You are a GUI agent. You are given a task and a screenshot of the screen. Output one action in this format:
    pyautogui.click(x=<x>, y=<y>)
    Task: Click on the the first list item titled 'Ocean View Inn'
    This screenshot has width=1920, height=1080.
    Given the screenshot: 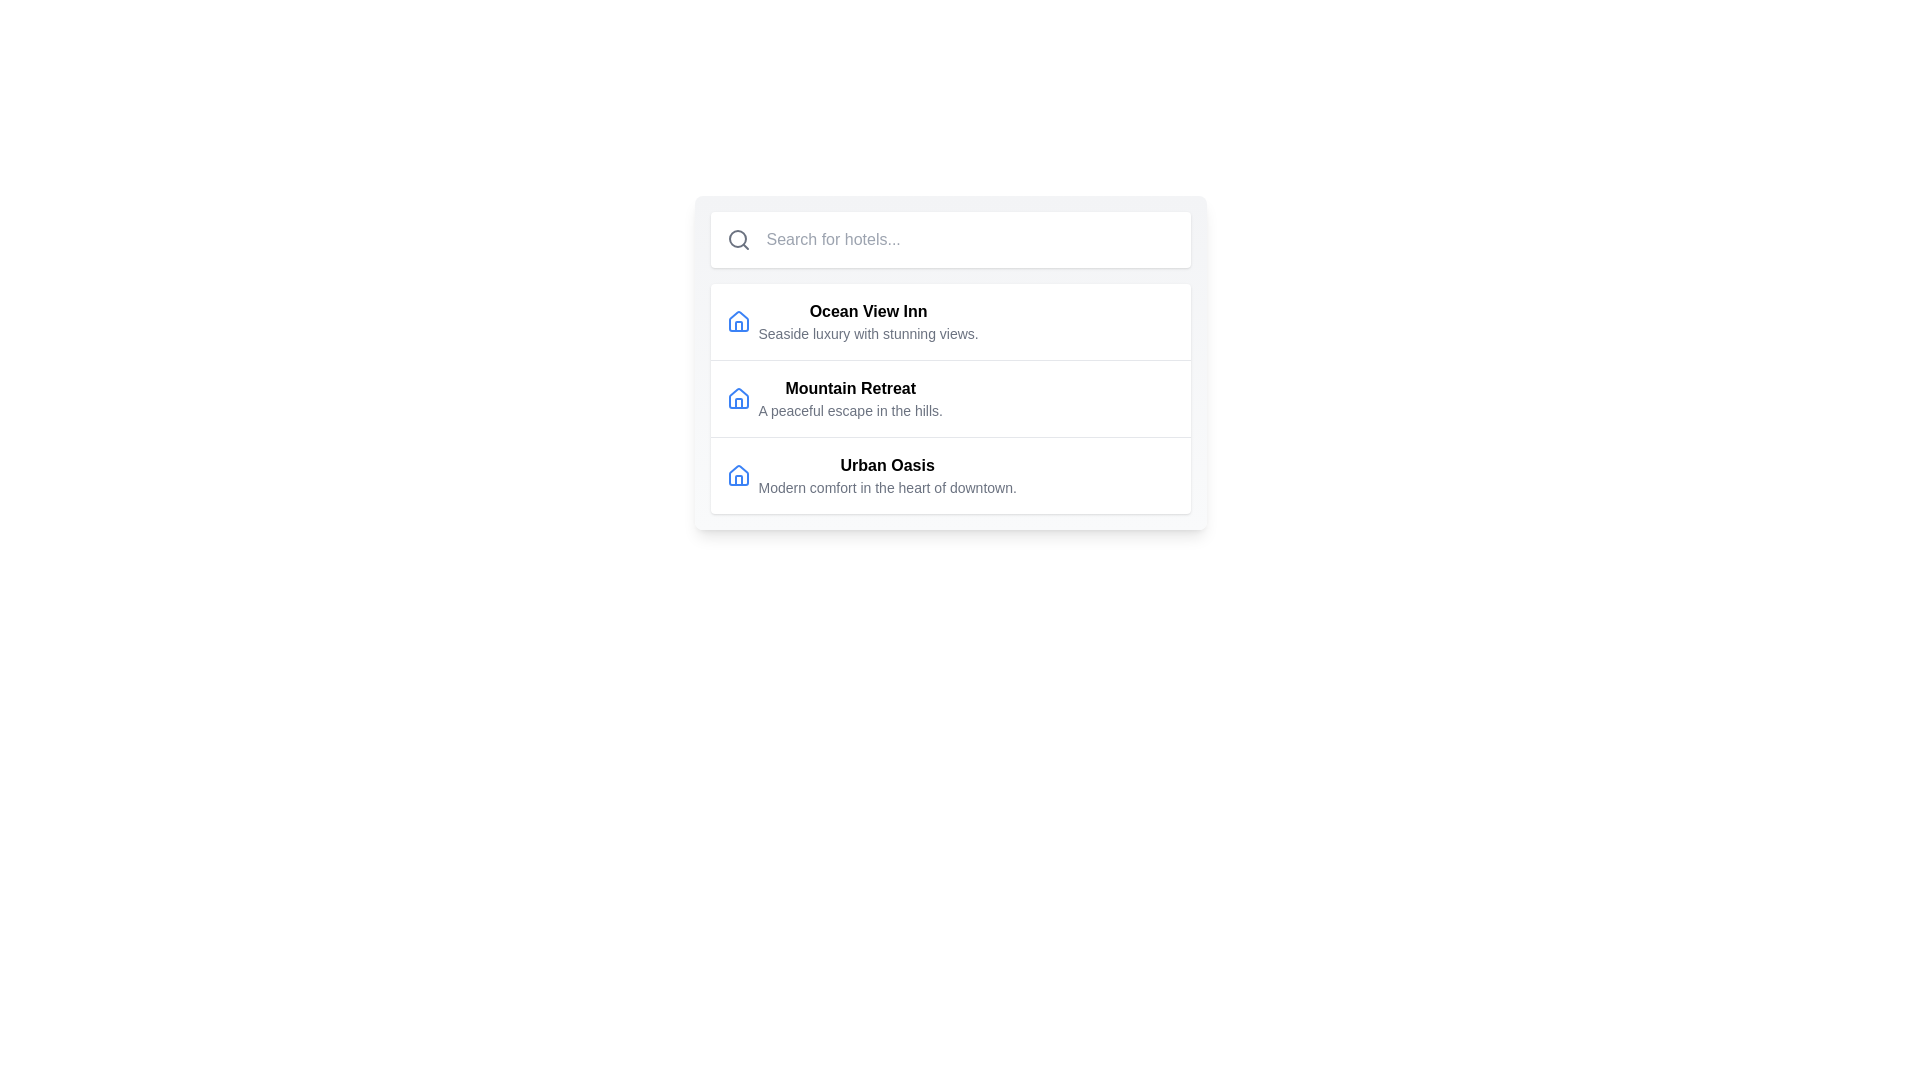 What is the action you would take?
    pyautogui.click(x=949, y=320)
    